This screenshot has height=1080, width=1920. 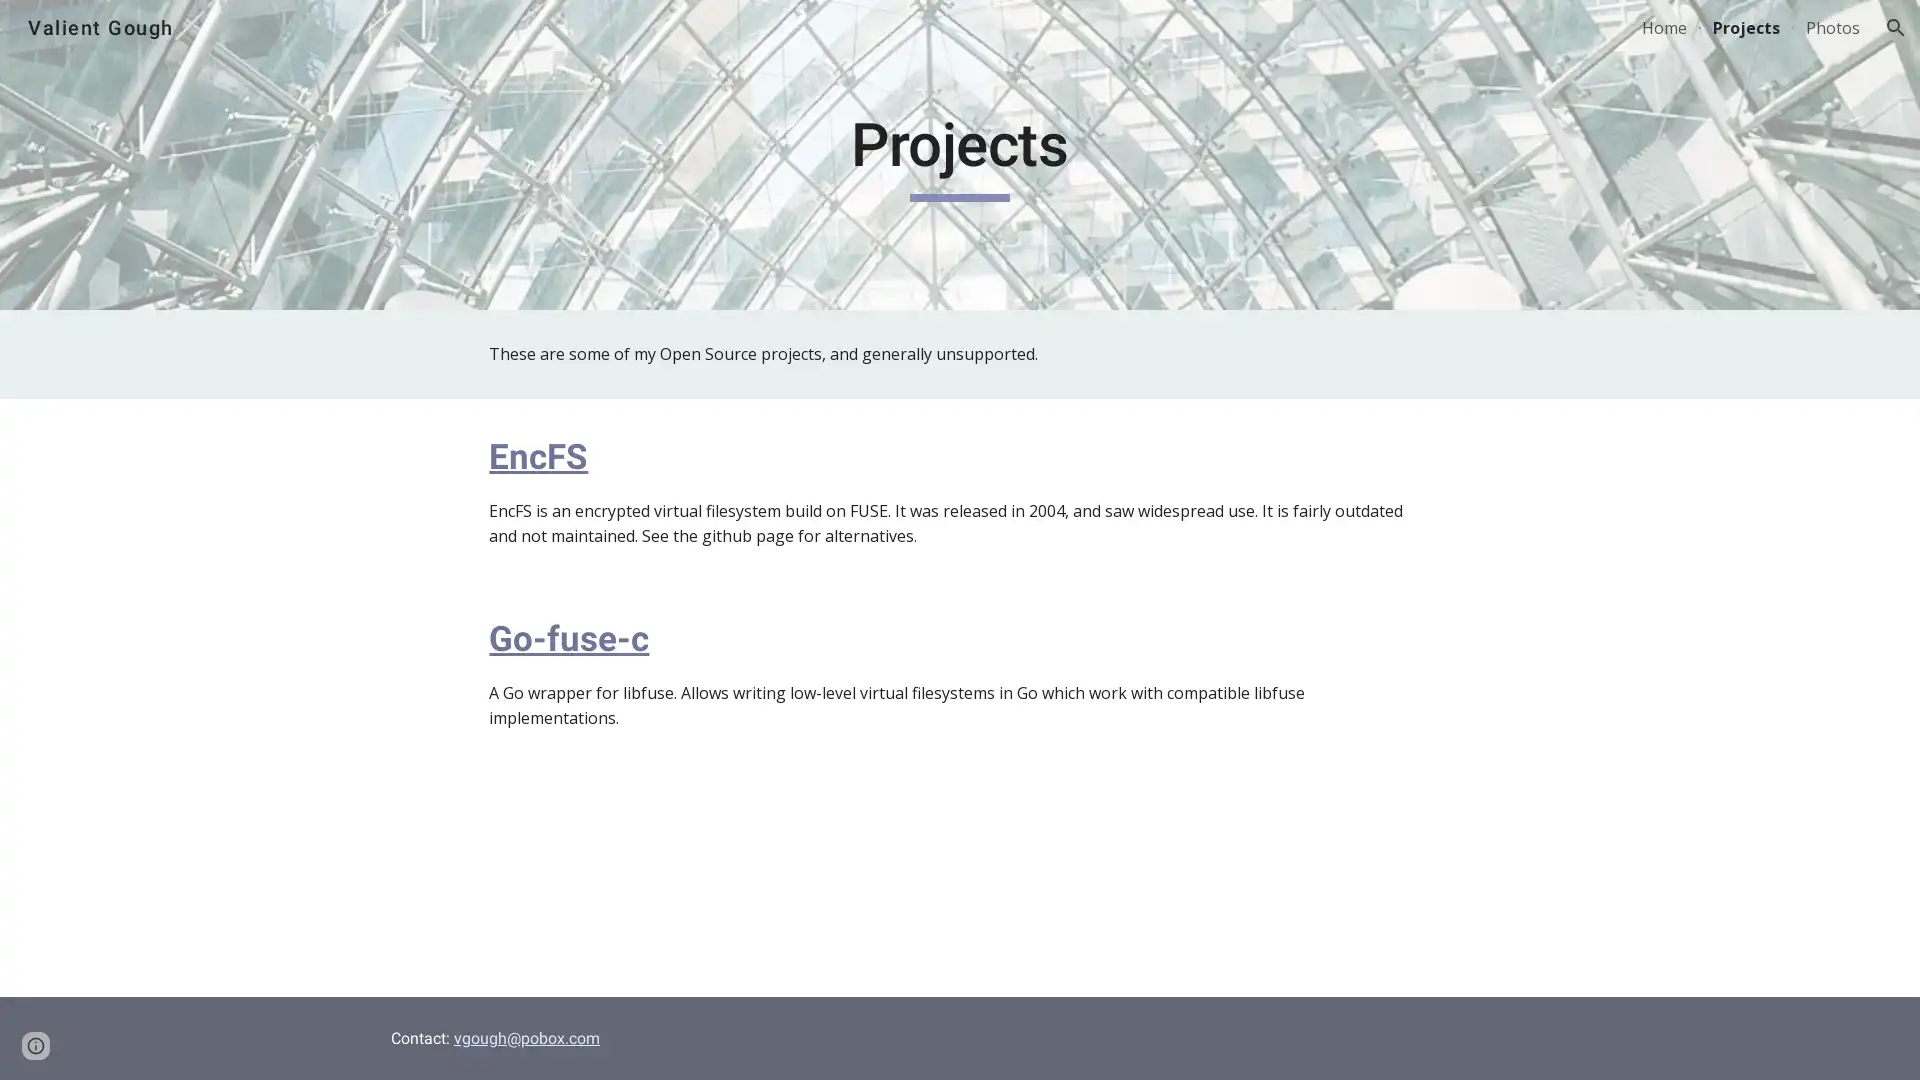 I want to click on Skip to main content, so click(x=787, y=37).